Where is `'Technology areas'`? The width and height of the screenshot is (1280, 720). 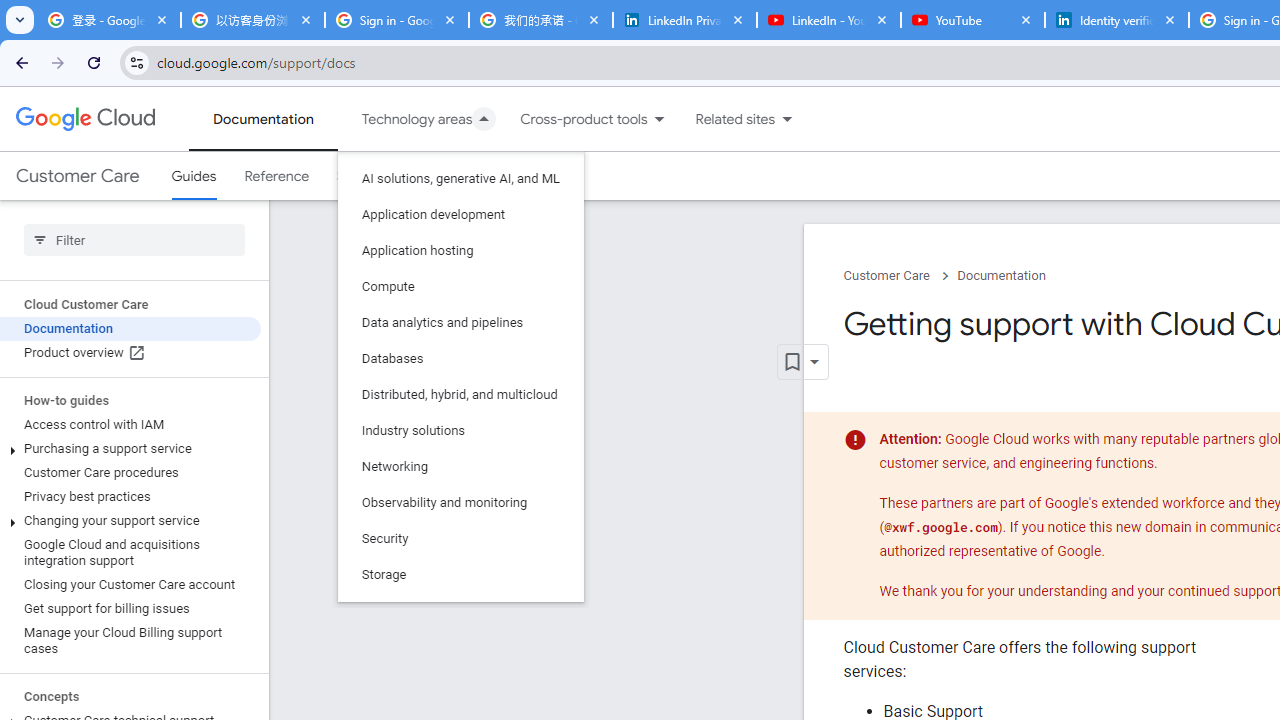 'Technology areas' is located at coordinates (404, 119).